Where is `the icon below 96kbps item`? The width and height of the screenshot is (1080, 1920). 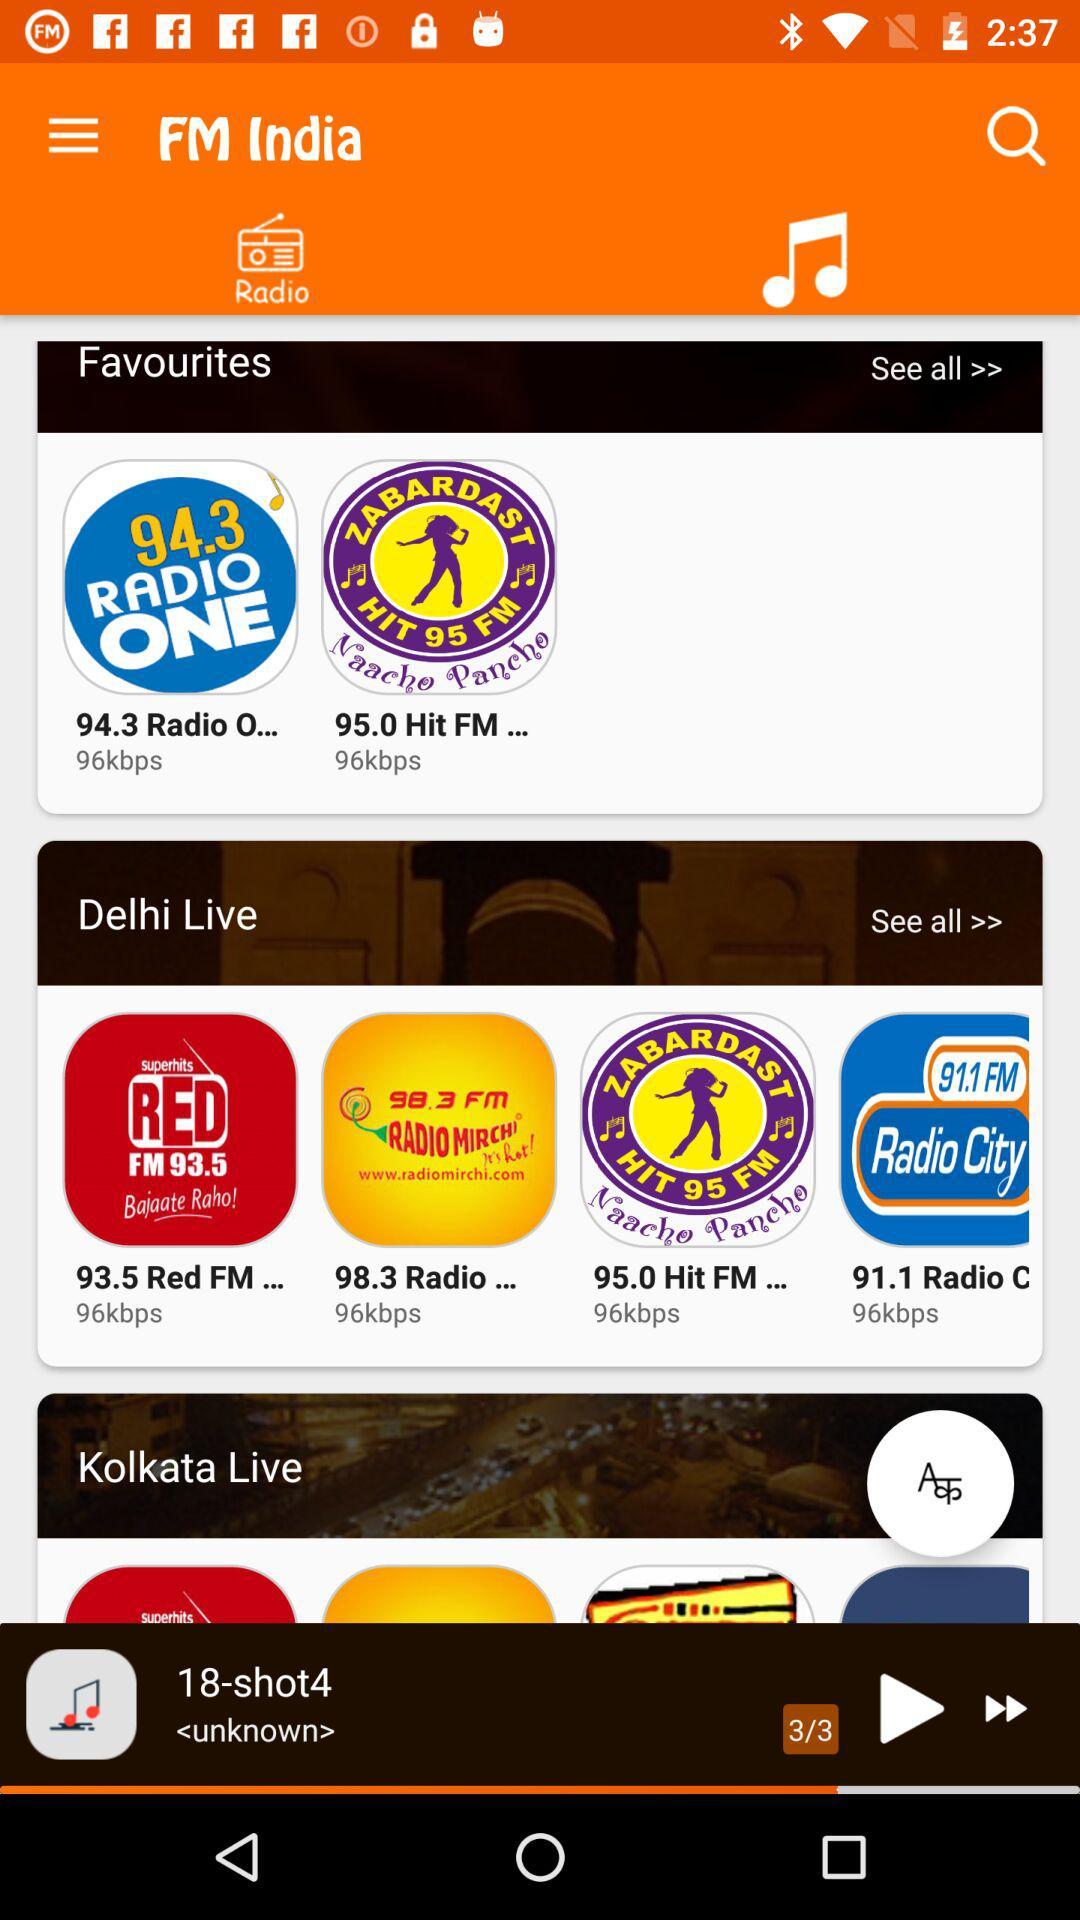
the icon below 96kbps item is located at coordinates (940, 1483).